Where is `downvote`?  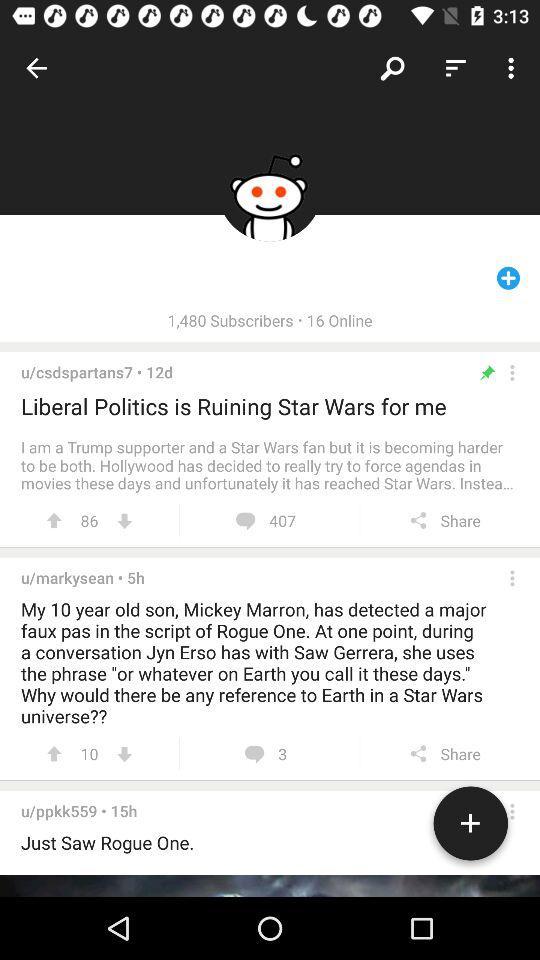 downvote is located at coordinates (124, 753).